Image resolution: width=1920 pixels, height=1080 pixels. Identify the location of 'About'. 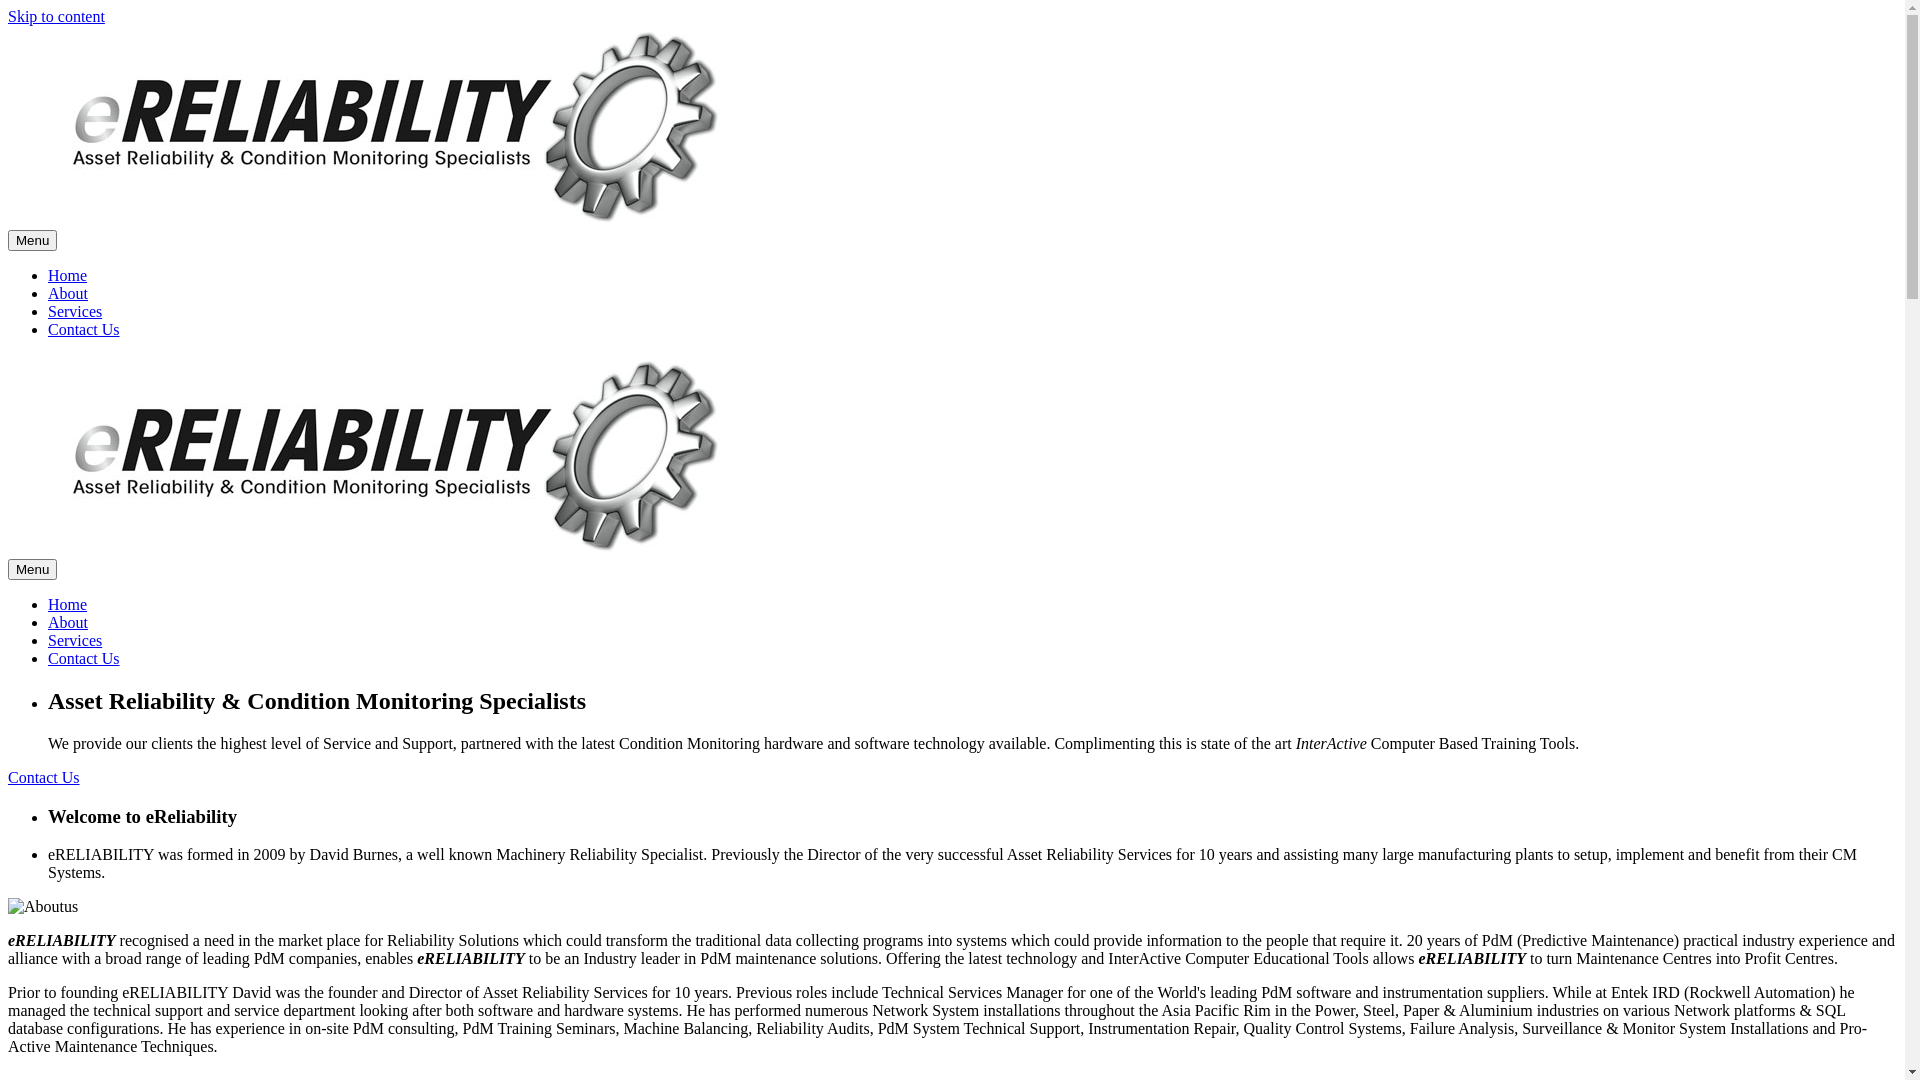
(48, 621).